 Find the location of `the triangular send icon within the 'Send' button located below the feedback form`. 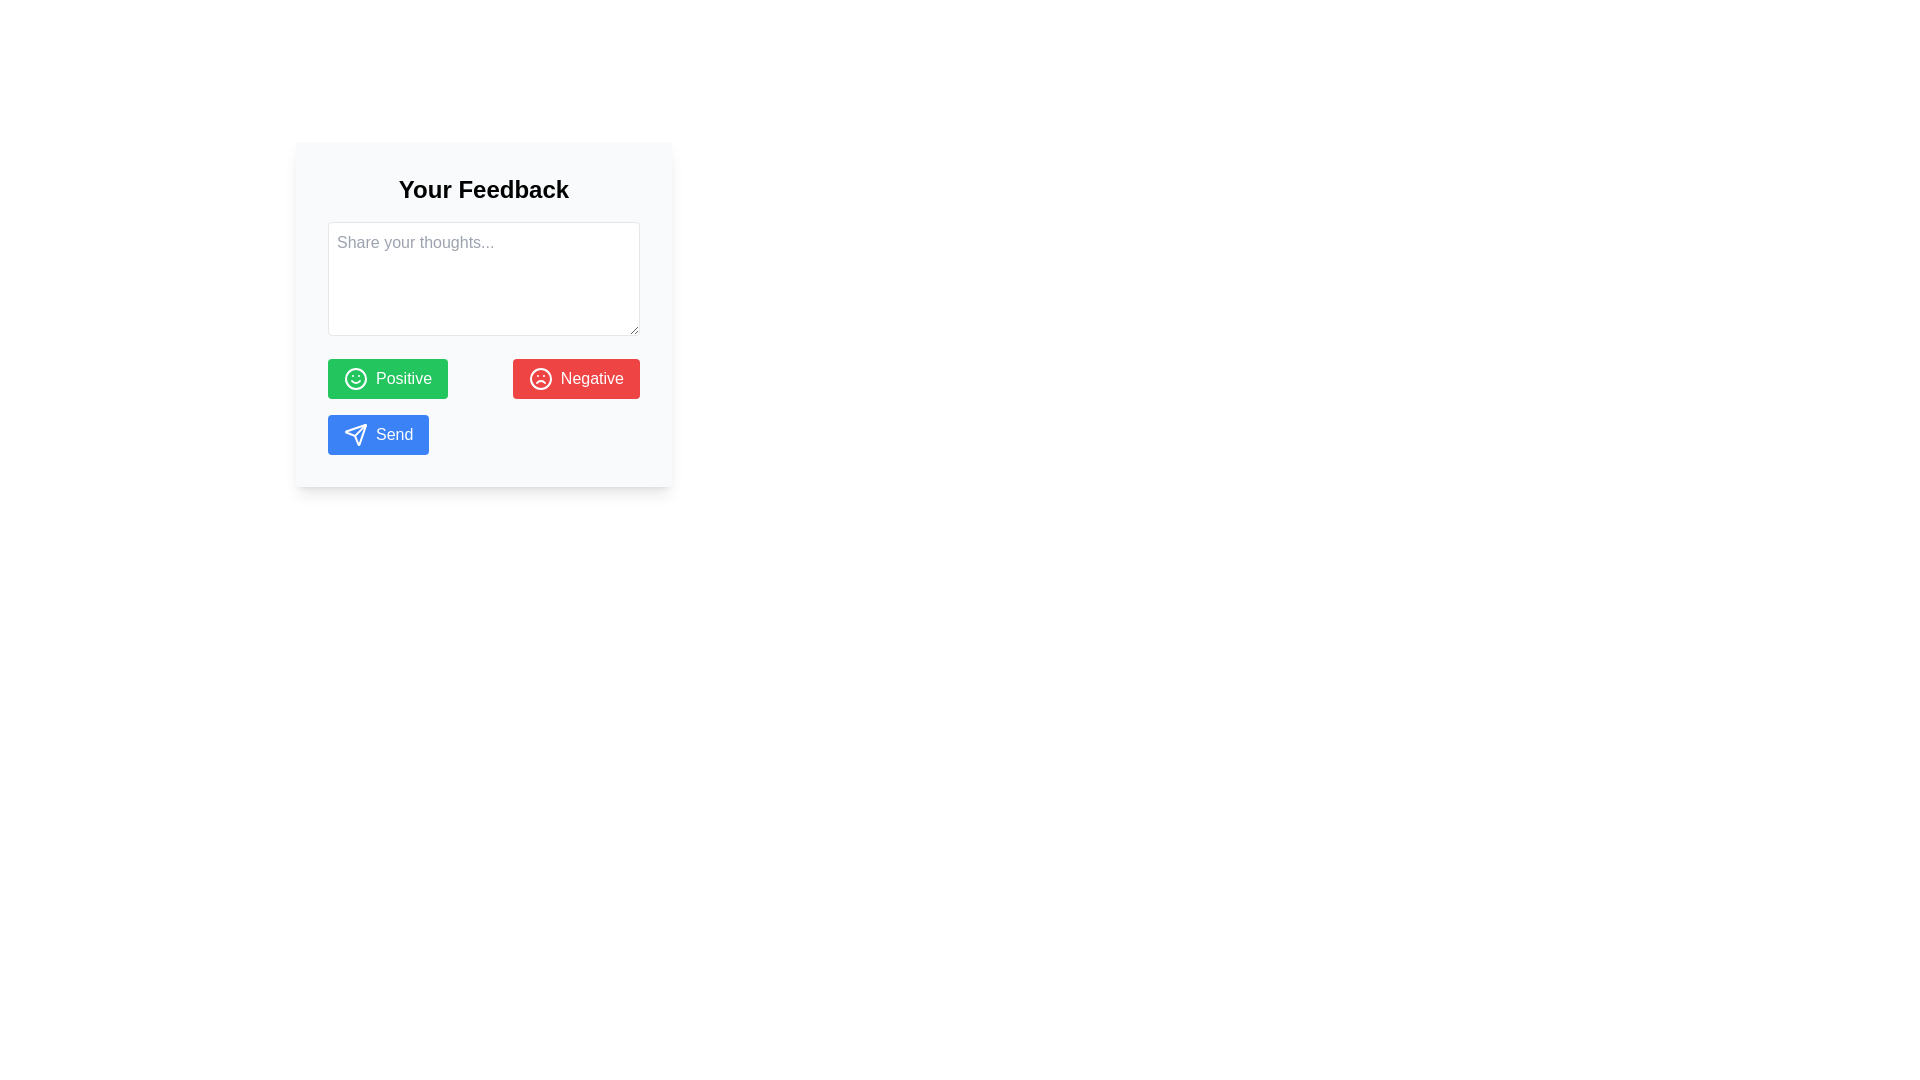

the triangular send icon within the 'Send' button located below the feedback form is located at coordinates (355, 433).